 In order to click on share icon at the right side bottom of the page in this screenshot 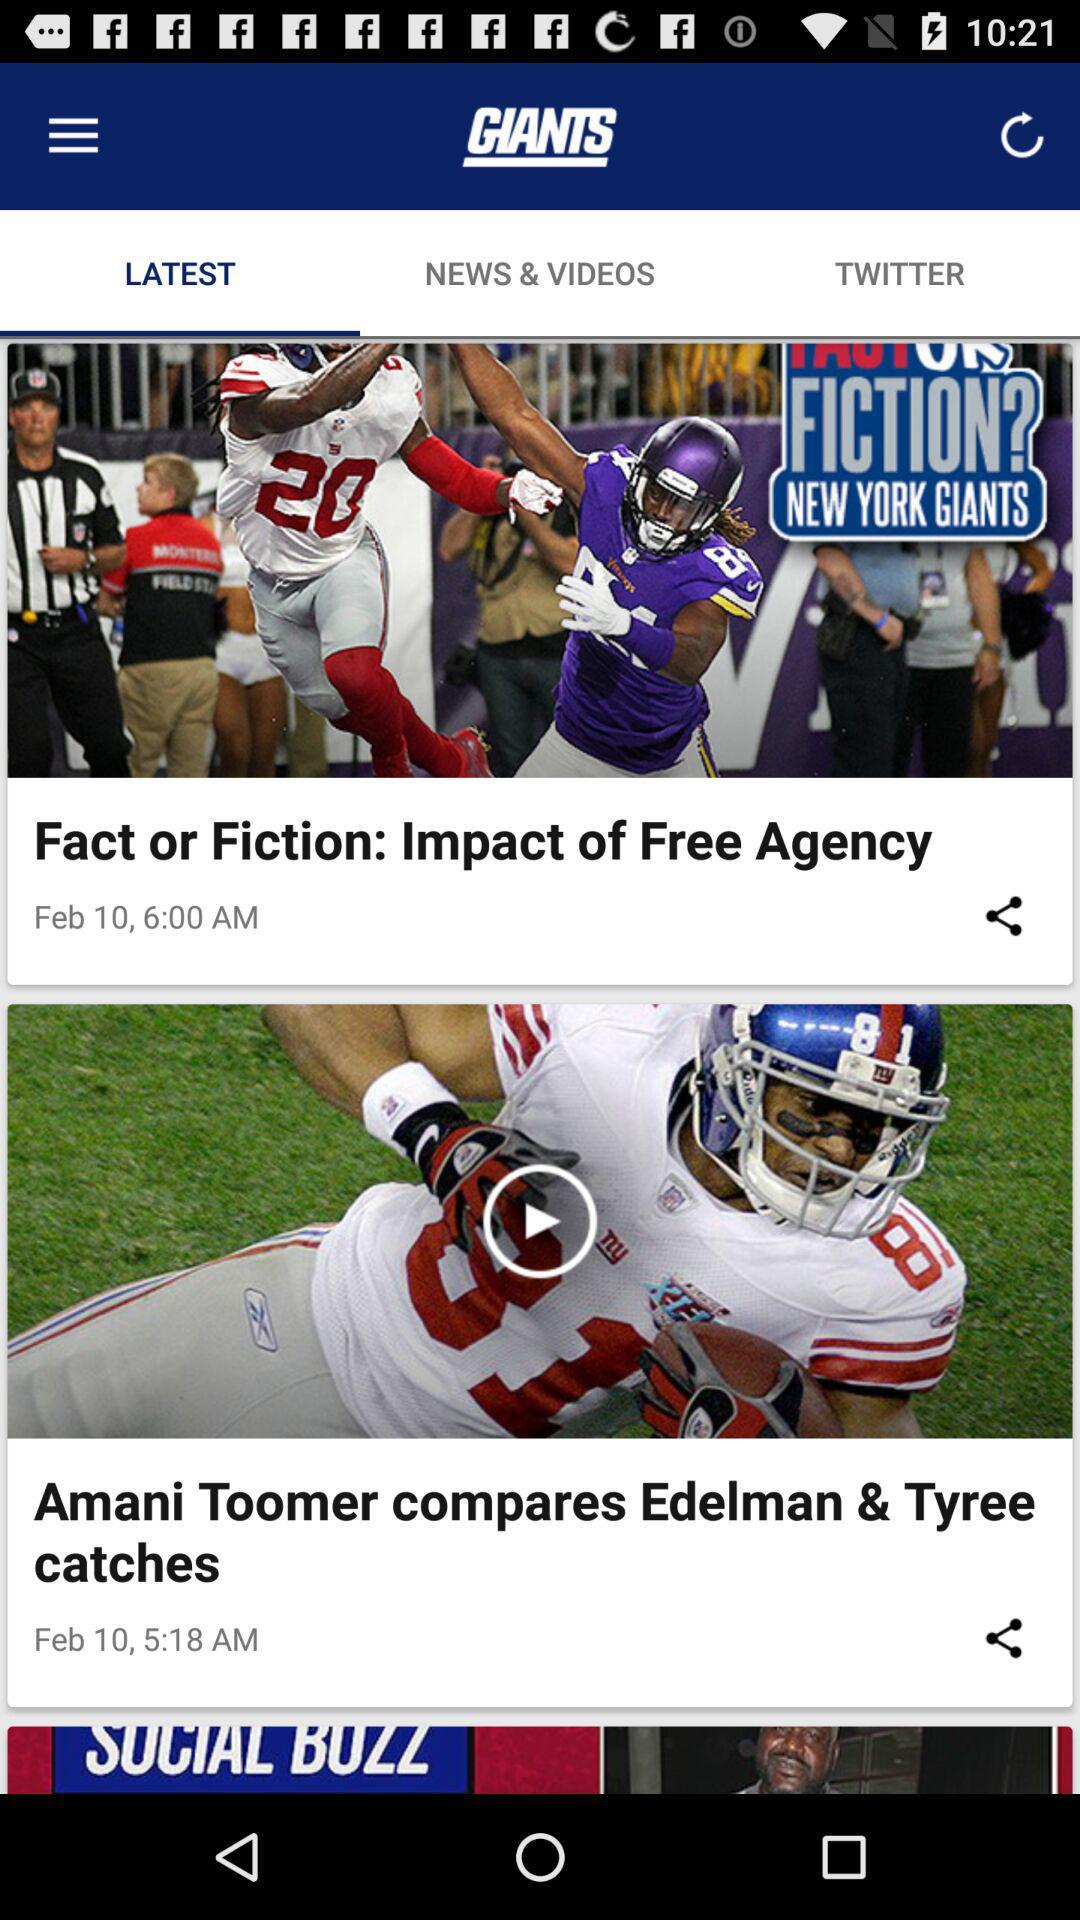, I will do `click(1003, 1638)`.